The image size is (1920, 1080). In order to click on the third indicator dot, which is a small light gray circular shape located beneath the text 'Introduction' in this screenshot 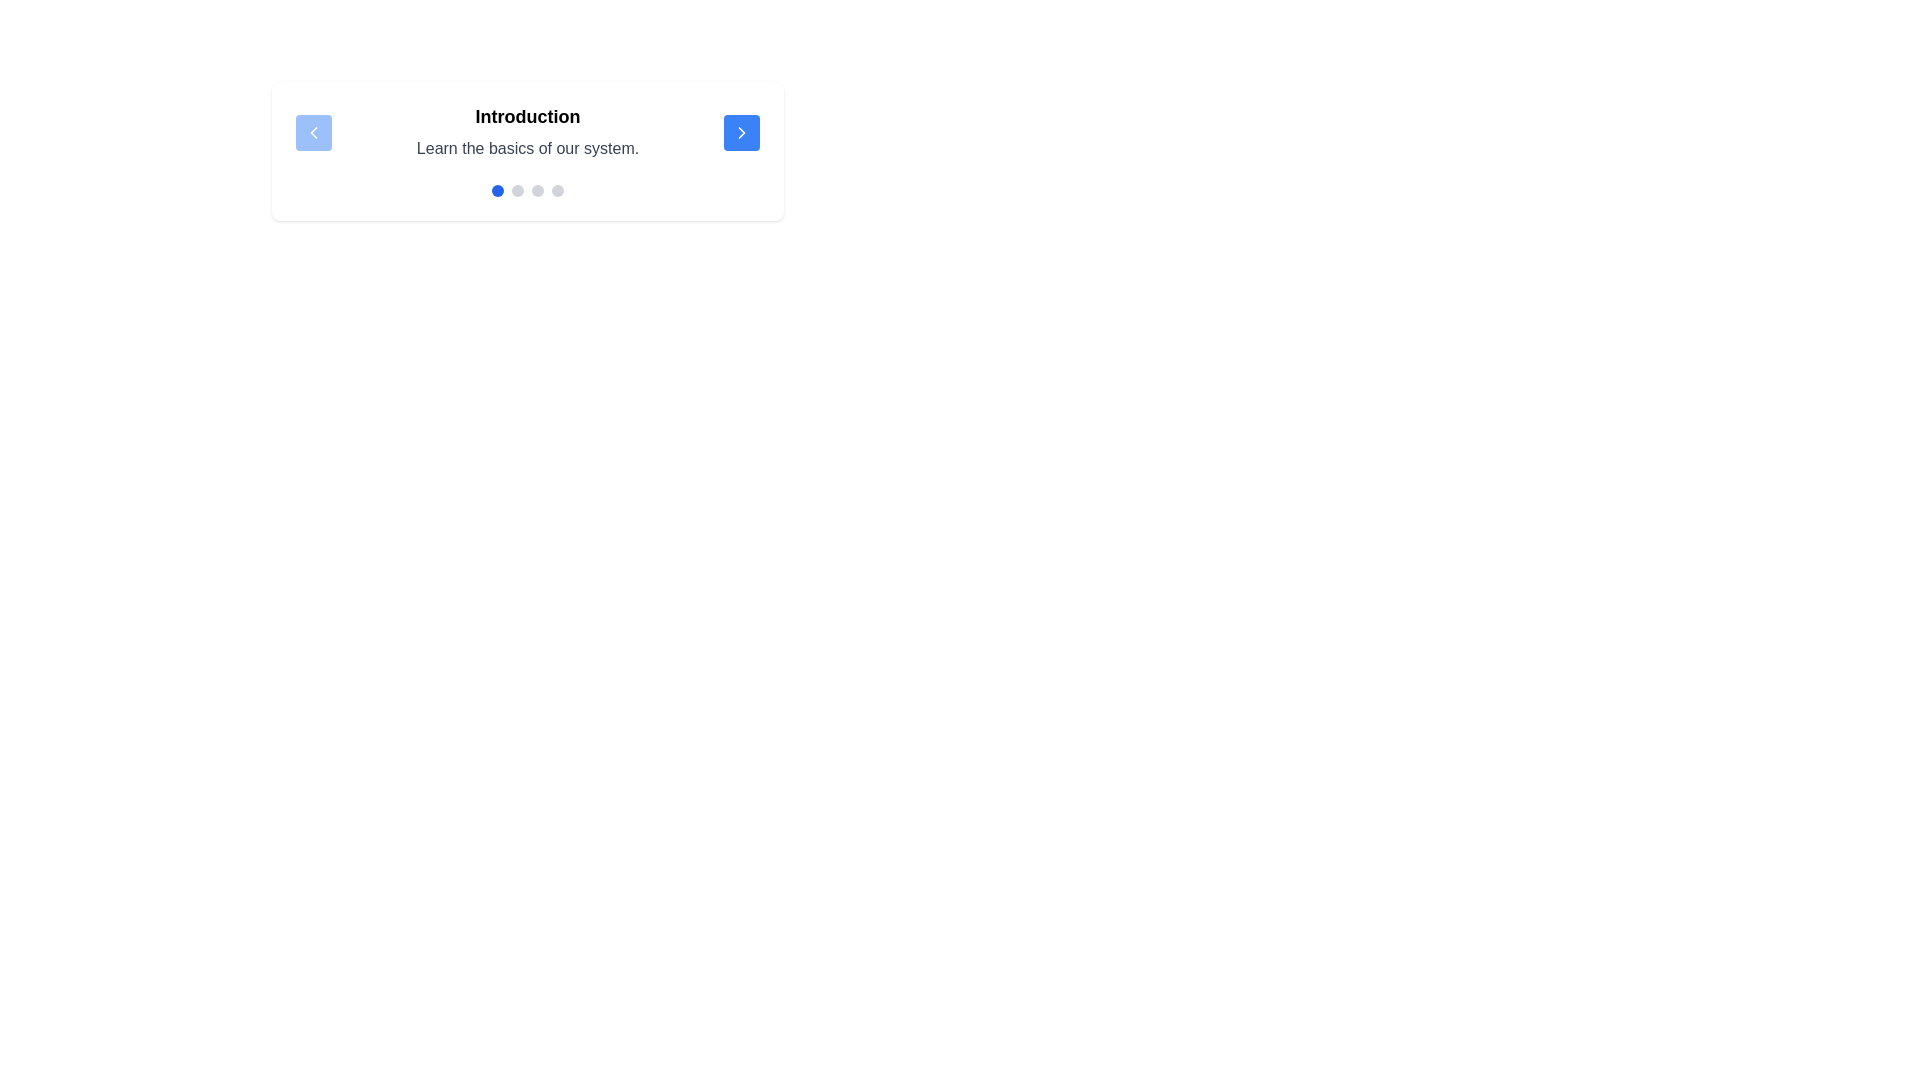, I will do `click(537, 190)`.